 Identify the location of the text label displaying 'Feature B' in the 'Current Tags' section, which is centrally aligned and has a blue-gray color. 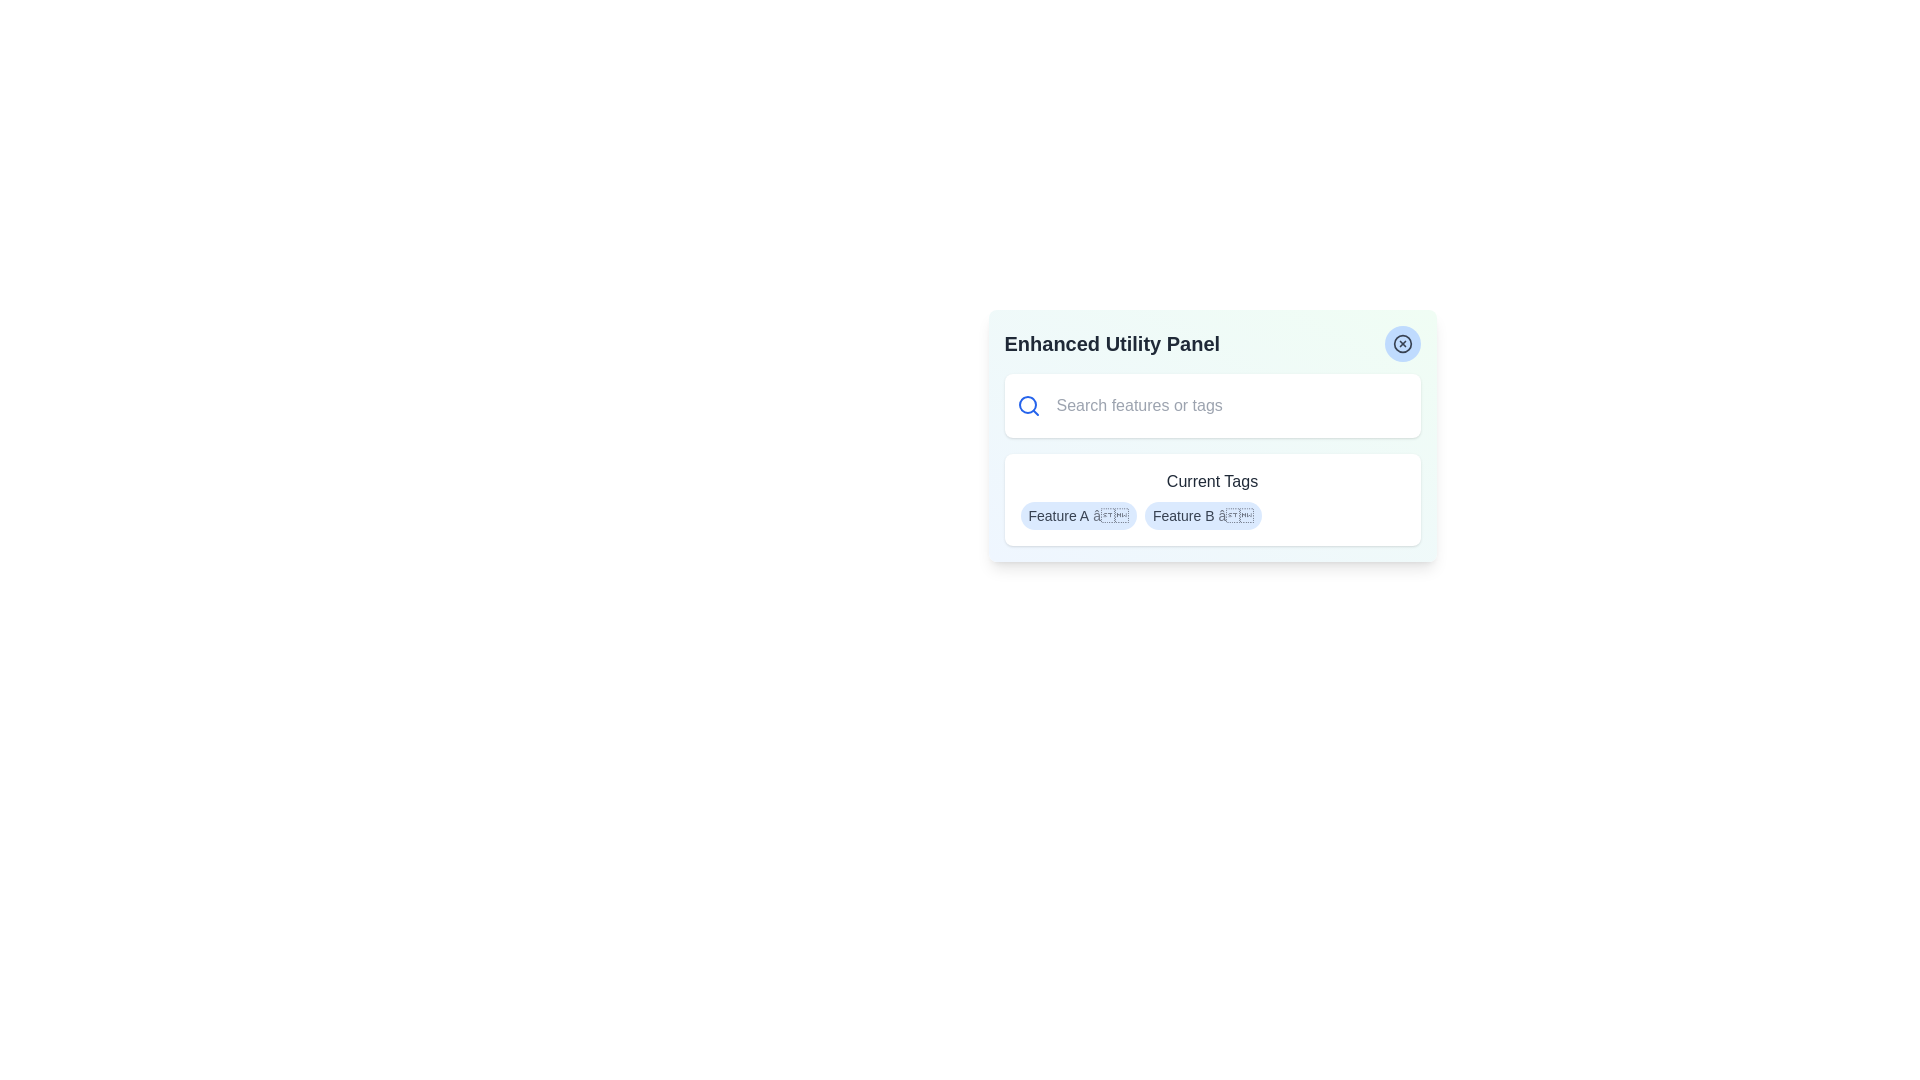
(1183, 515).